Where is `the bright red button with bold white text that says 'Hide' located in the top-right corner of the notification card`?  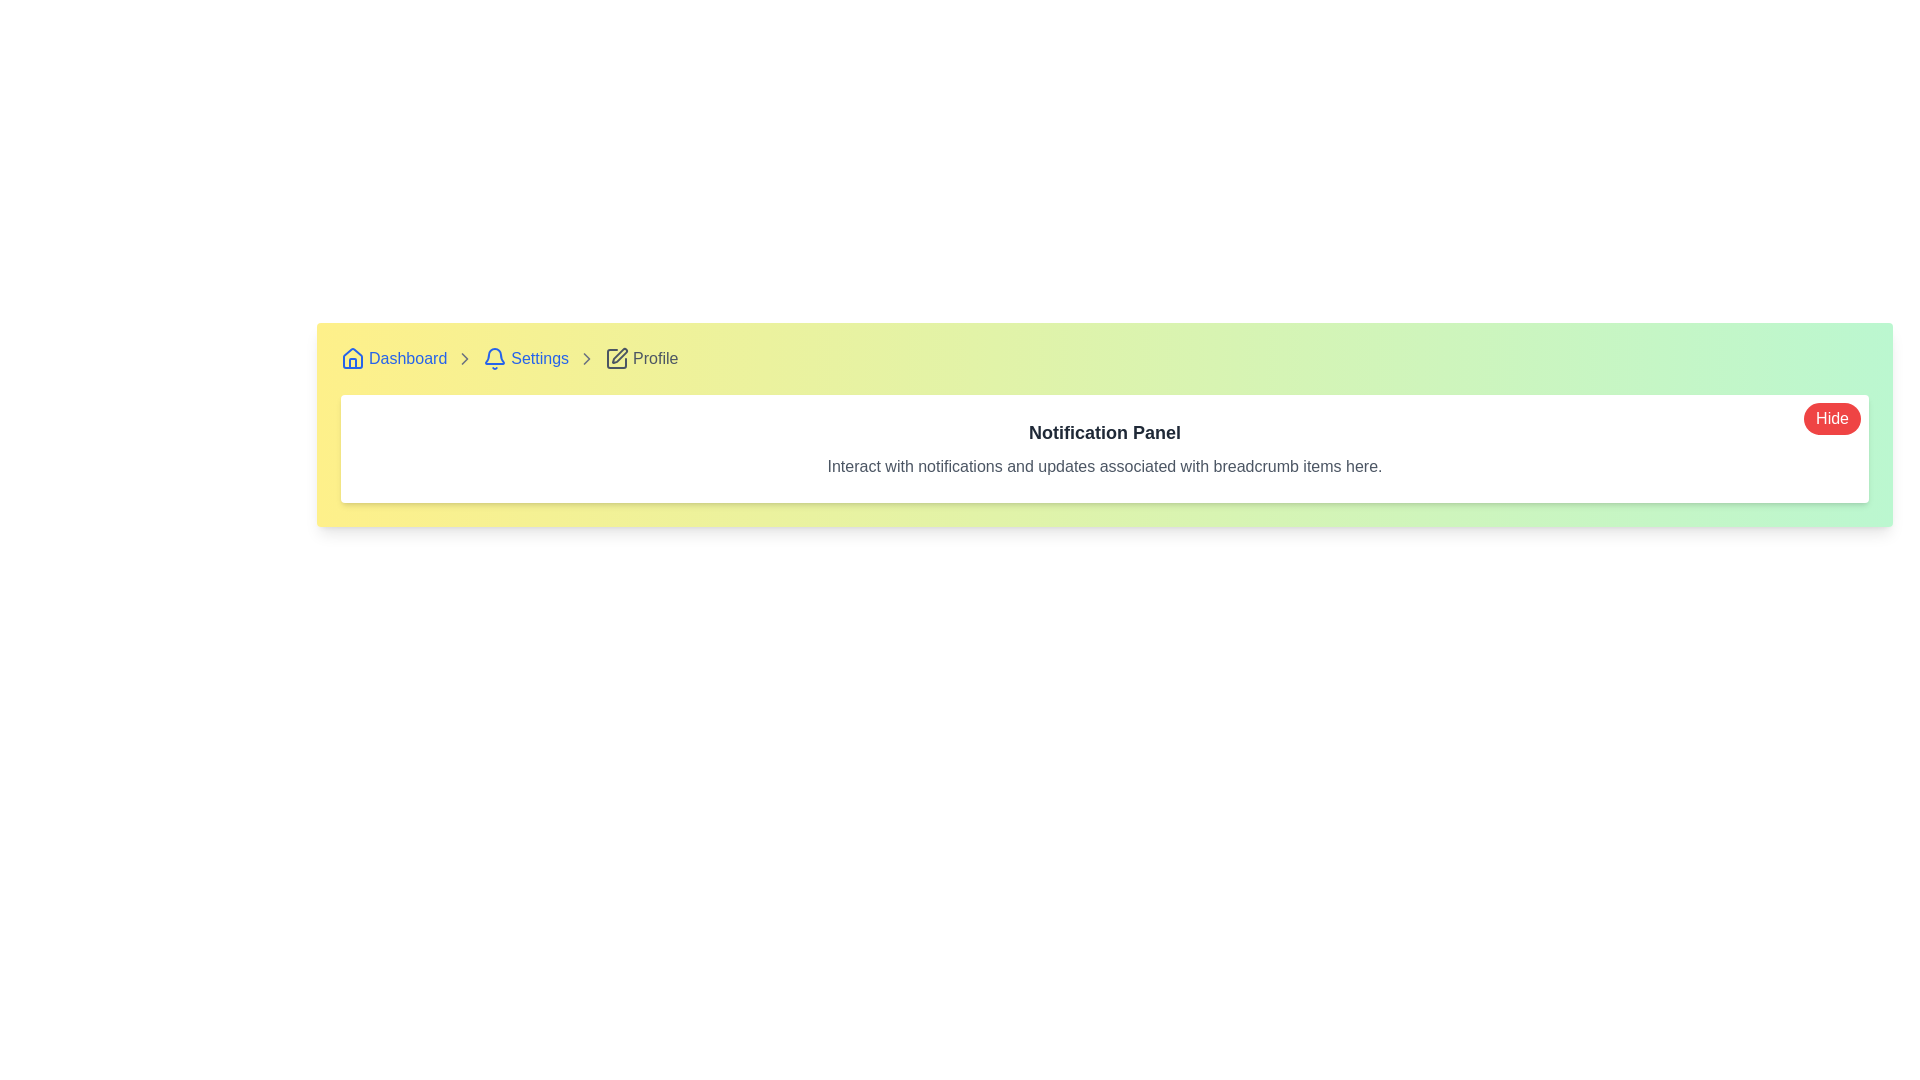
the bright red button with bold white text that says 'Hide' located in the top-right corner of the notification card is located at coordinates (1832, 418).